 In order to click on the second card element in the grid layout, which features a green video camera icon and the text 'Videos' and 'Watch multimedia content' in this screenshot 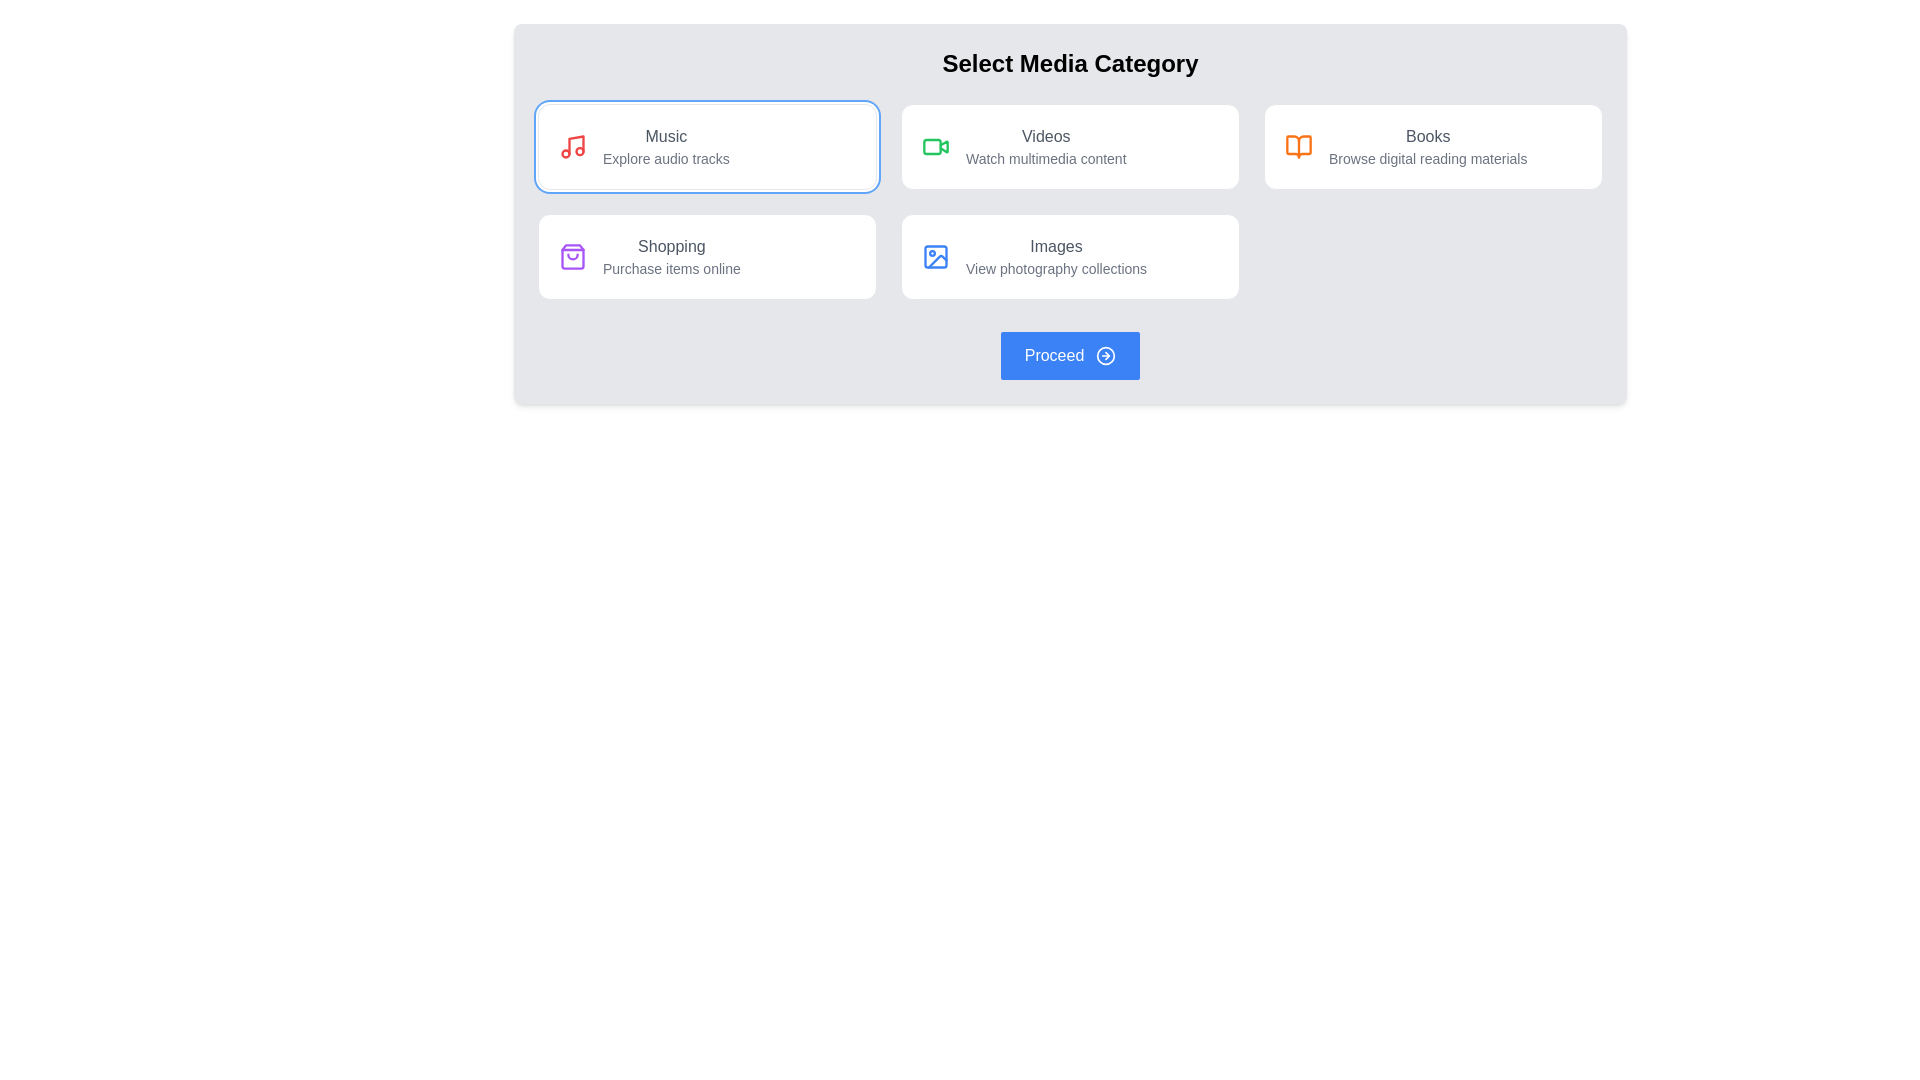, I will do `click(1069, 145)`.